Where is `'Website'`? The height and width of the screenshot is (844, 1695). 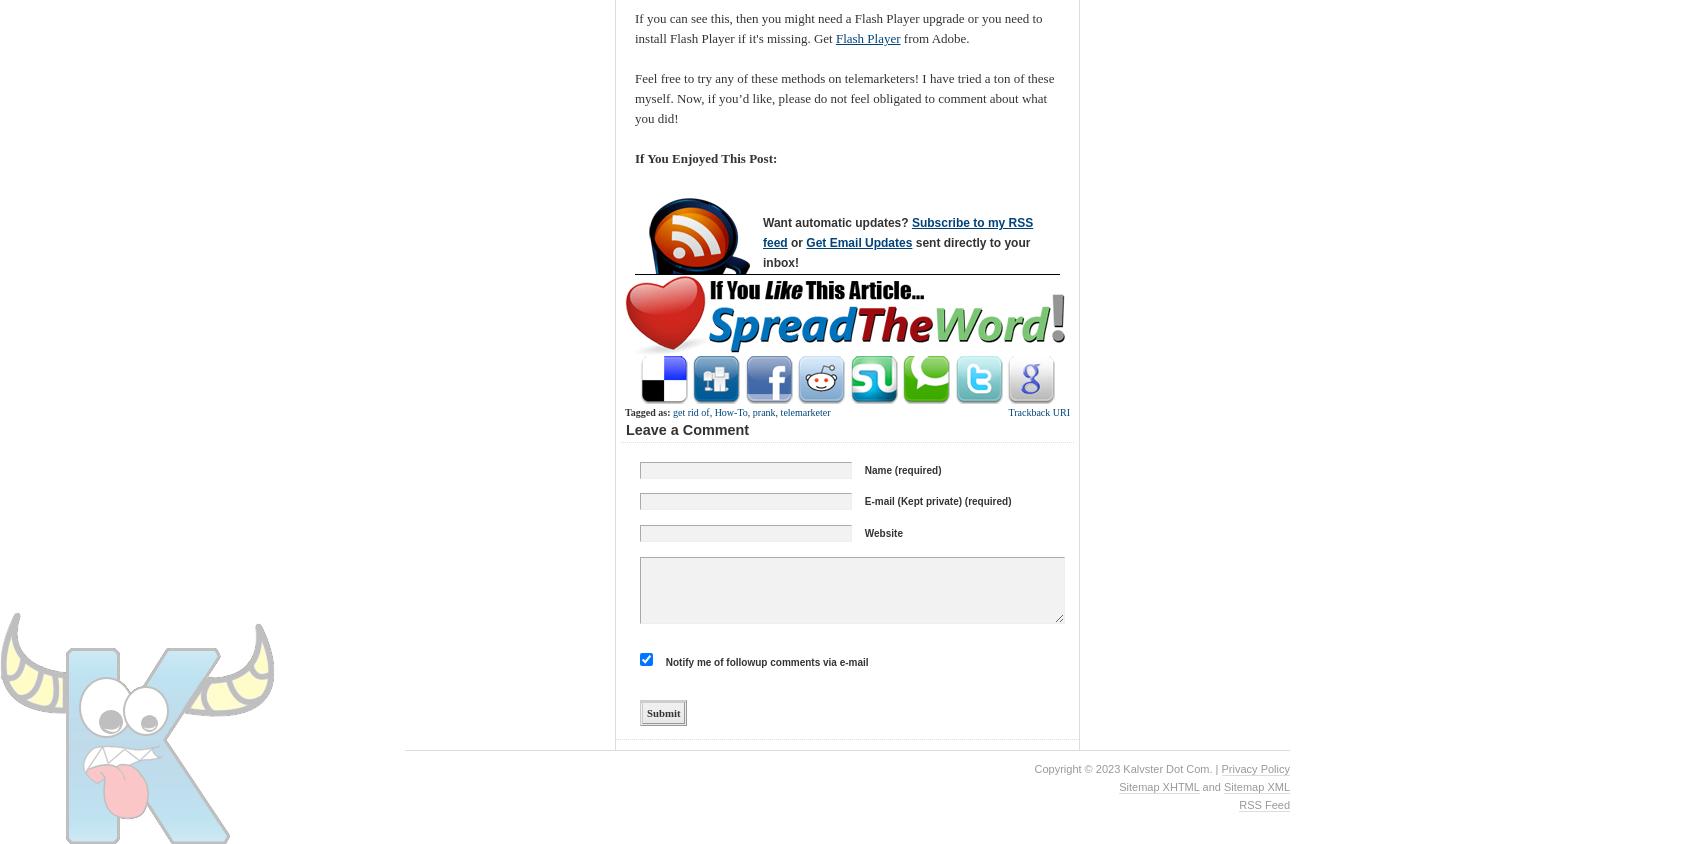
'Website' is located at coordinates (881, 533).